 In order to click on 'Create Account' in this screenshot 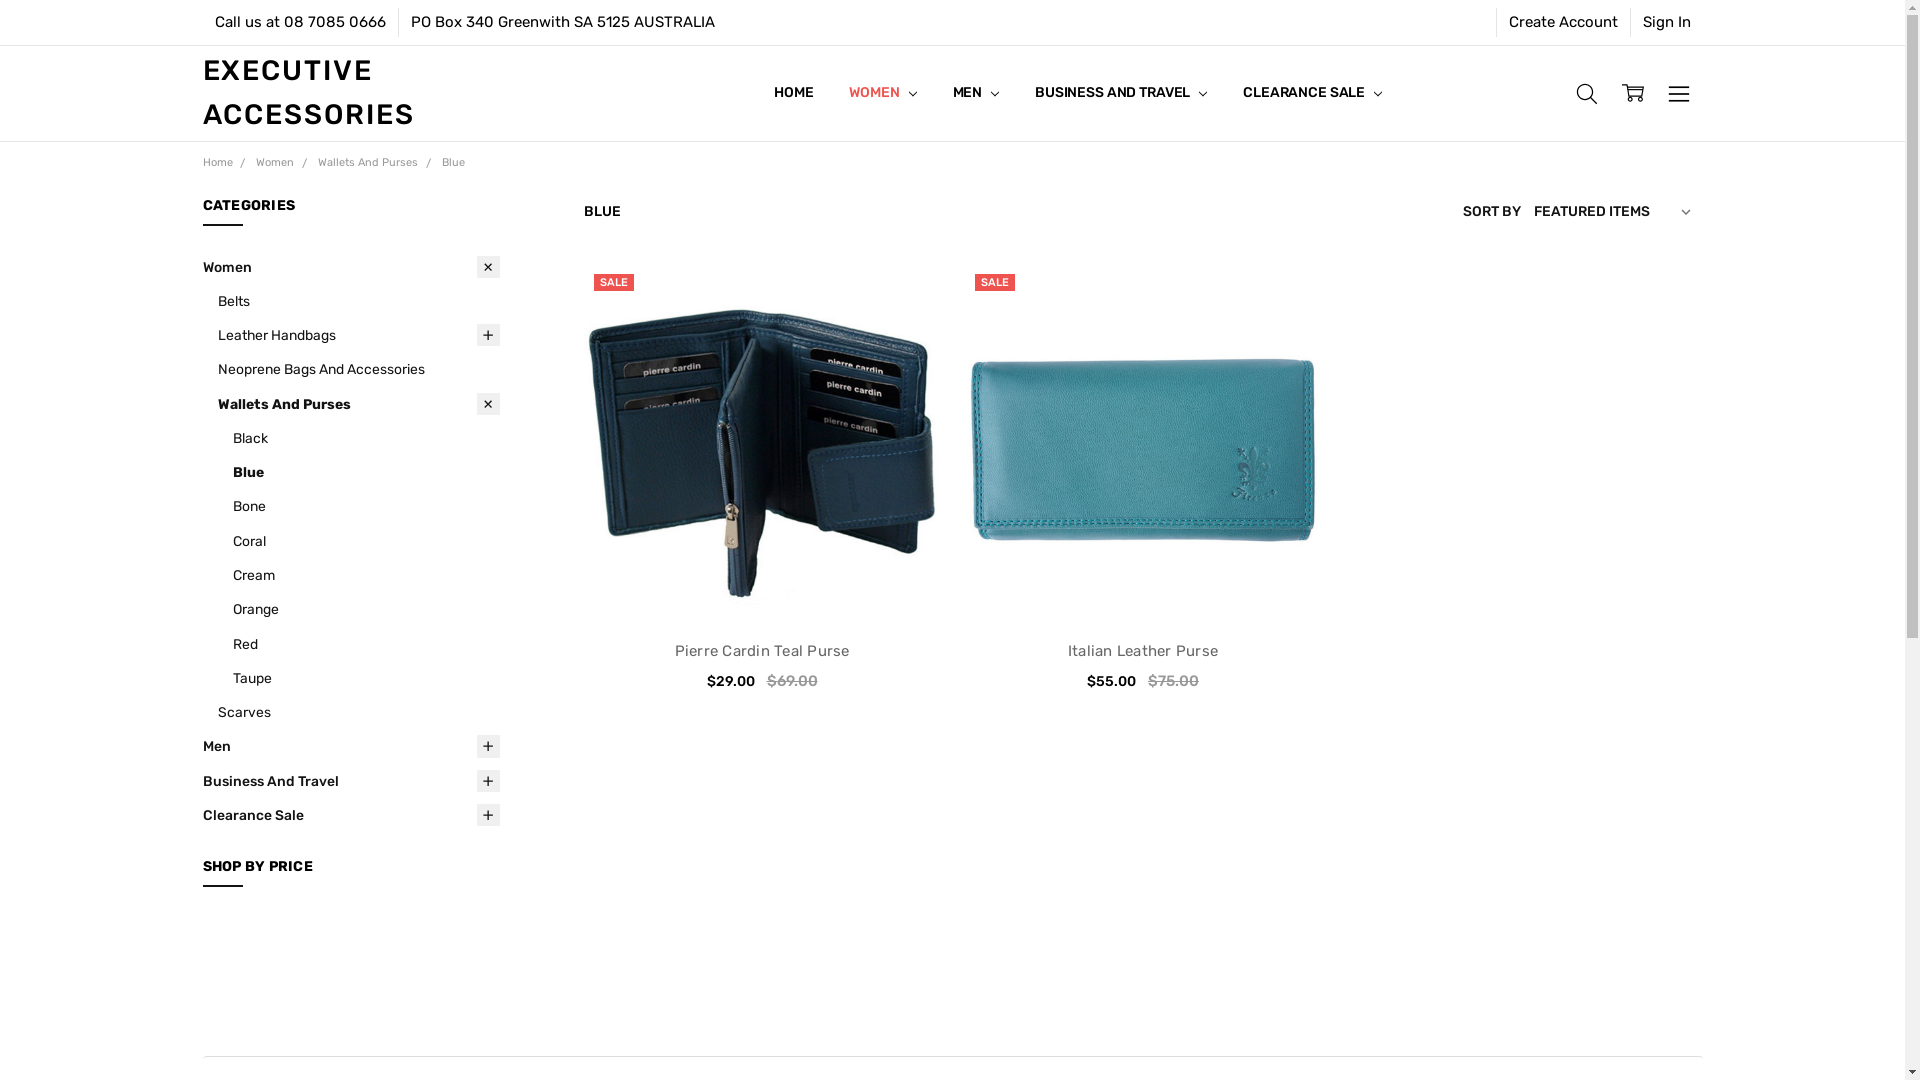, I will do `click(1561, 22)`.